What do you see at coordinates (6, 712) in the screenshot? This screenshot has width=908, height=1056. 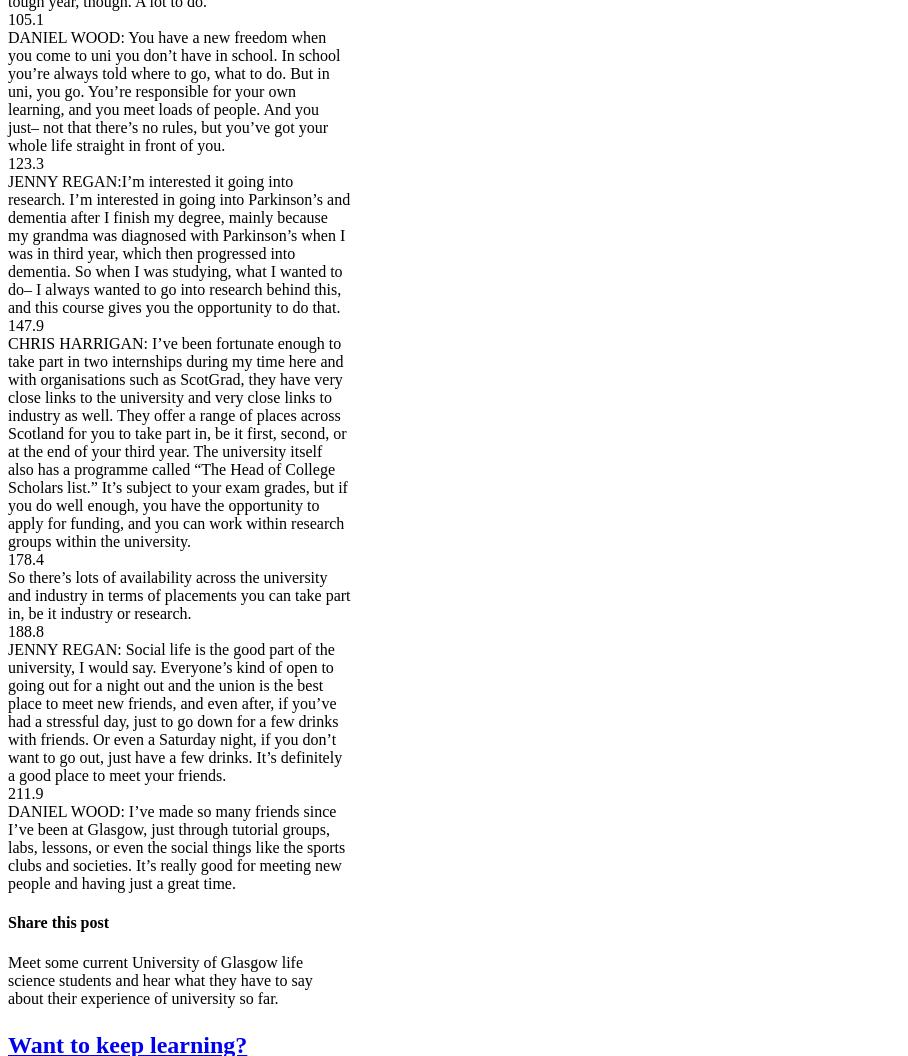 I see `'JENNY REGAN: Social life is the good part of the university, I would say. Everyone’s kind of open to going out for a night out and the union is the best place to meet new friends, and even after, if you’ve had a stressful day, just to go down for a few drinks with friends. Or even a Saturday night, if you don’t want to go out, just have a few drinks. It’s definitely a good place to meet your friends.'` at bounding box center [6, 712].